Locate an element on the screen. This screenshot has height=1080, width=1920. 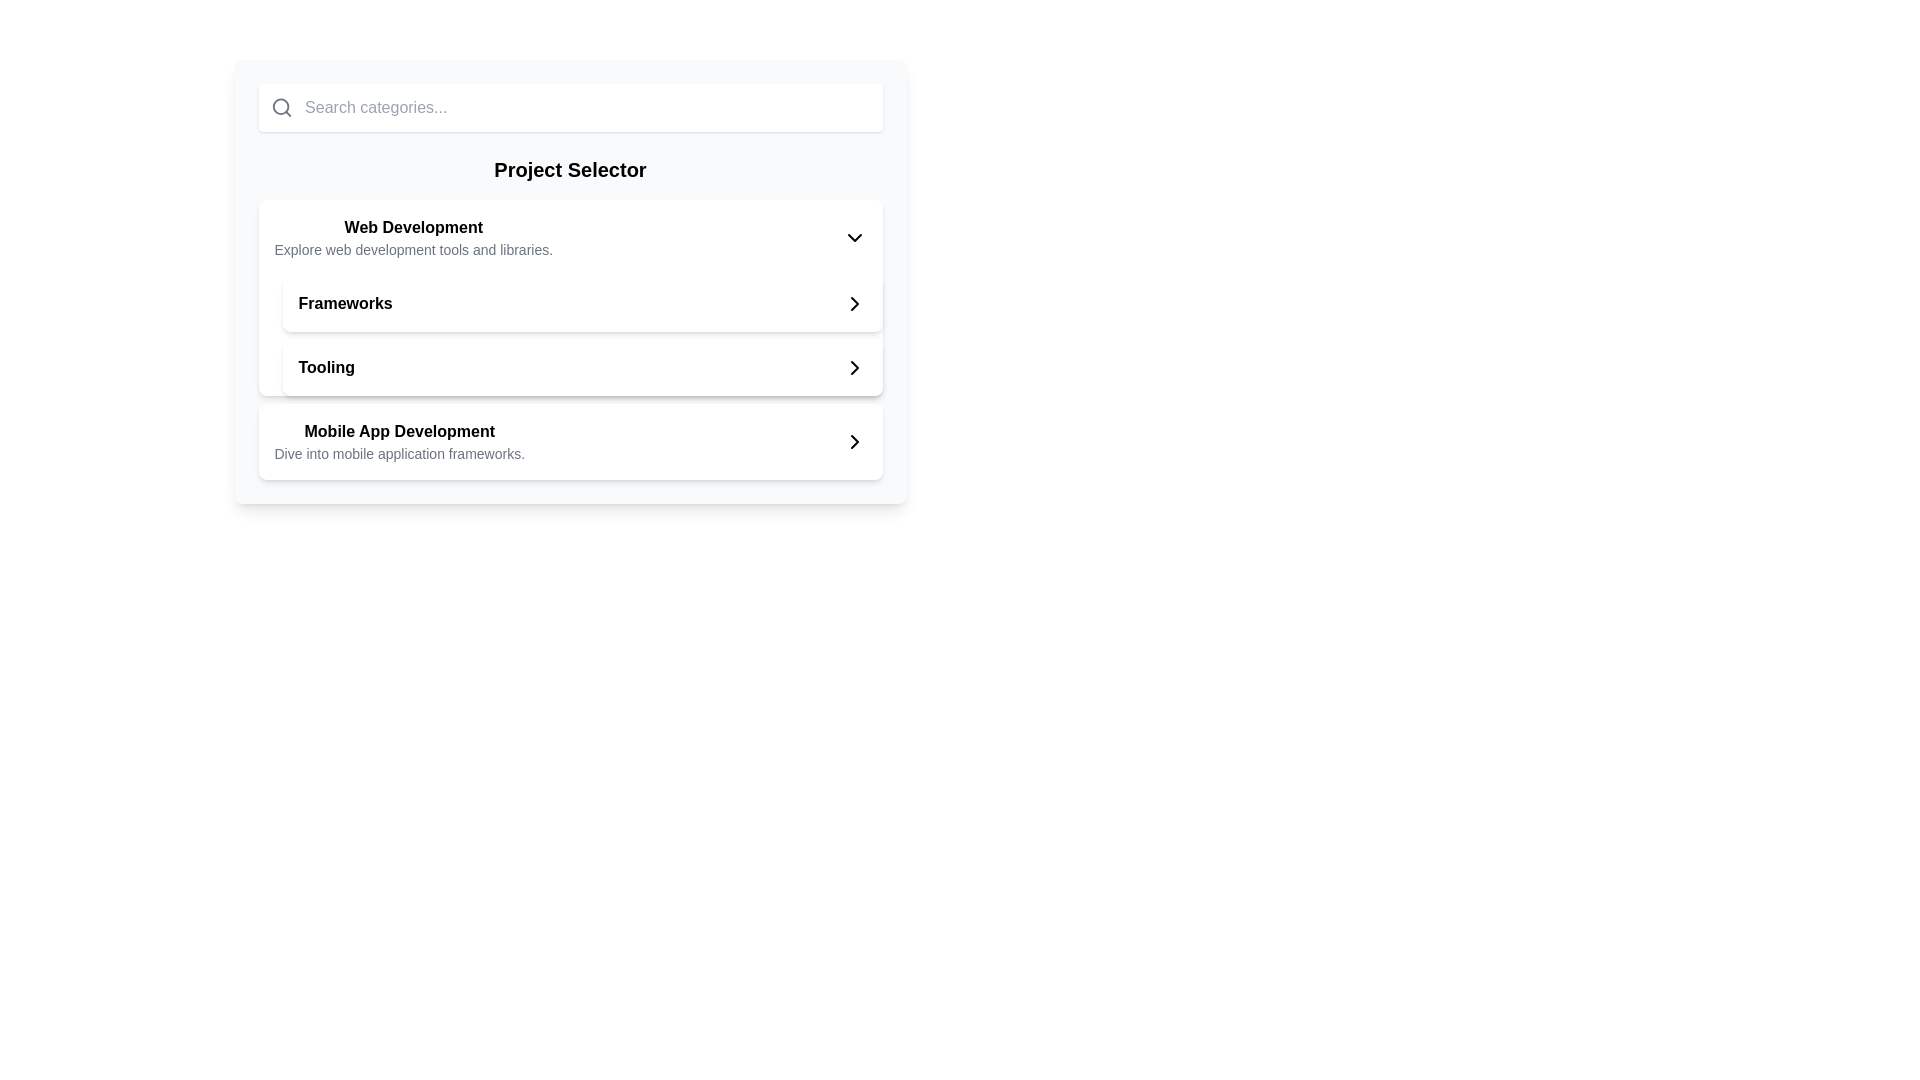
the Chevron icon next to the 'Frameworks' label in the 'Project Selector' menu is located at coordinates (854, 304).